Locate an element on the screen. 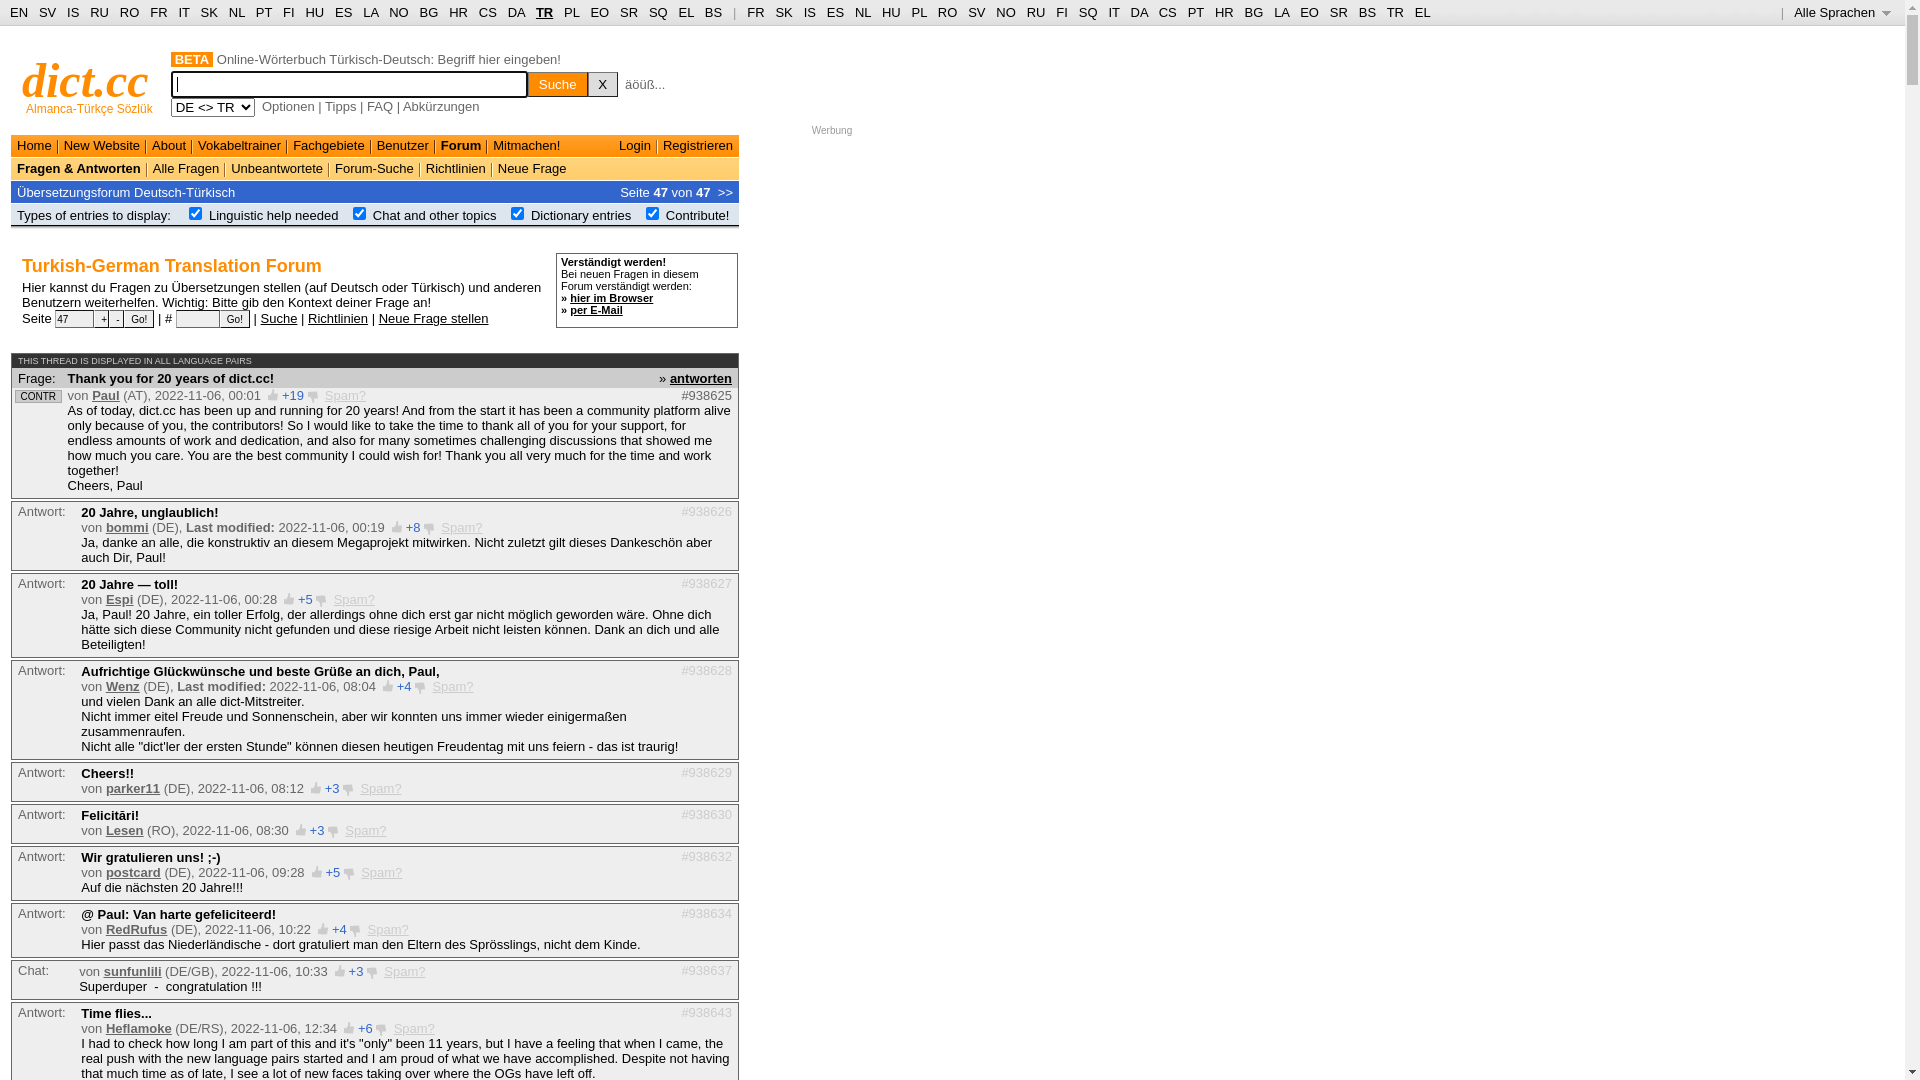 The image size is (1920, 1080). 'HR' is located at coordinates (457, 12).